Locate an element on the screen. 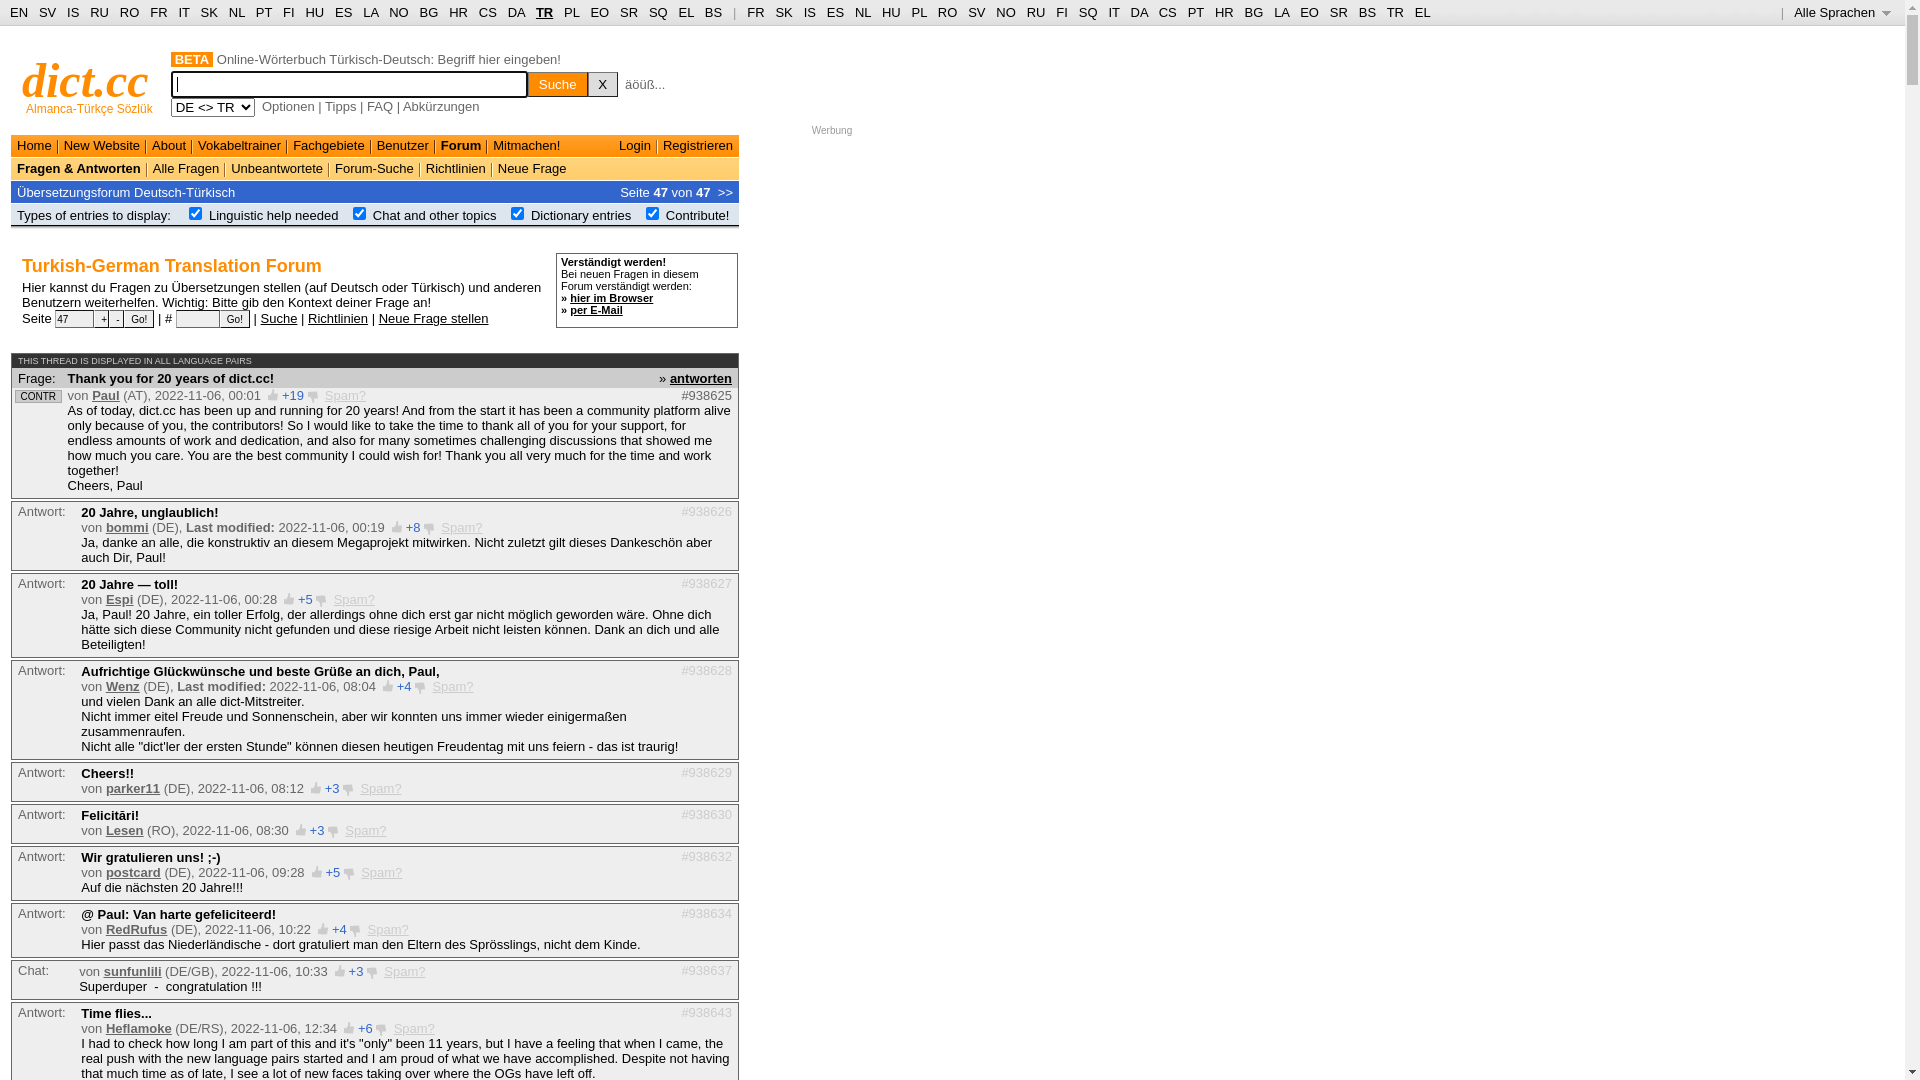 The image size is (1920, 1080). 'HR' is located at coordinates (457, 12).